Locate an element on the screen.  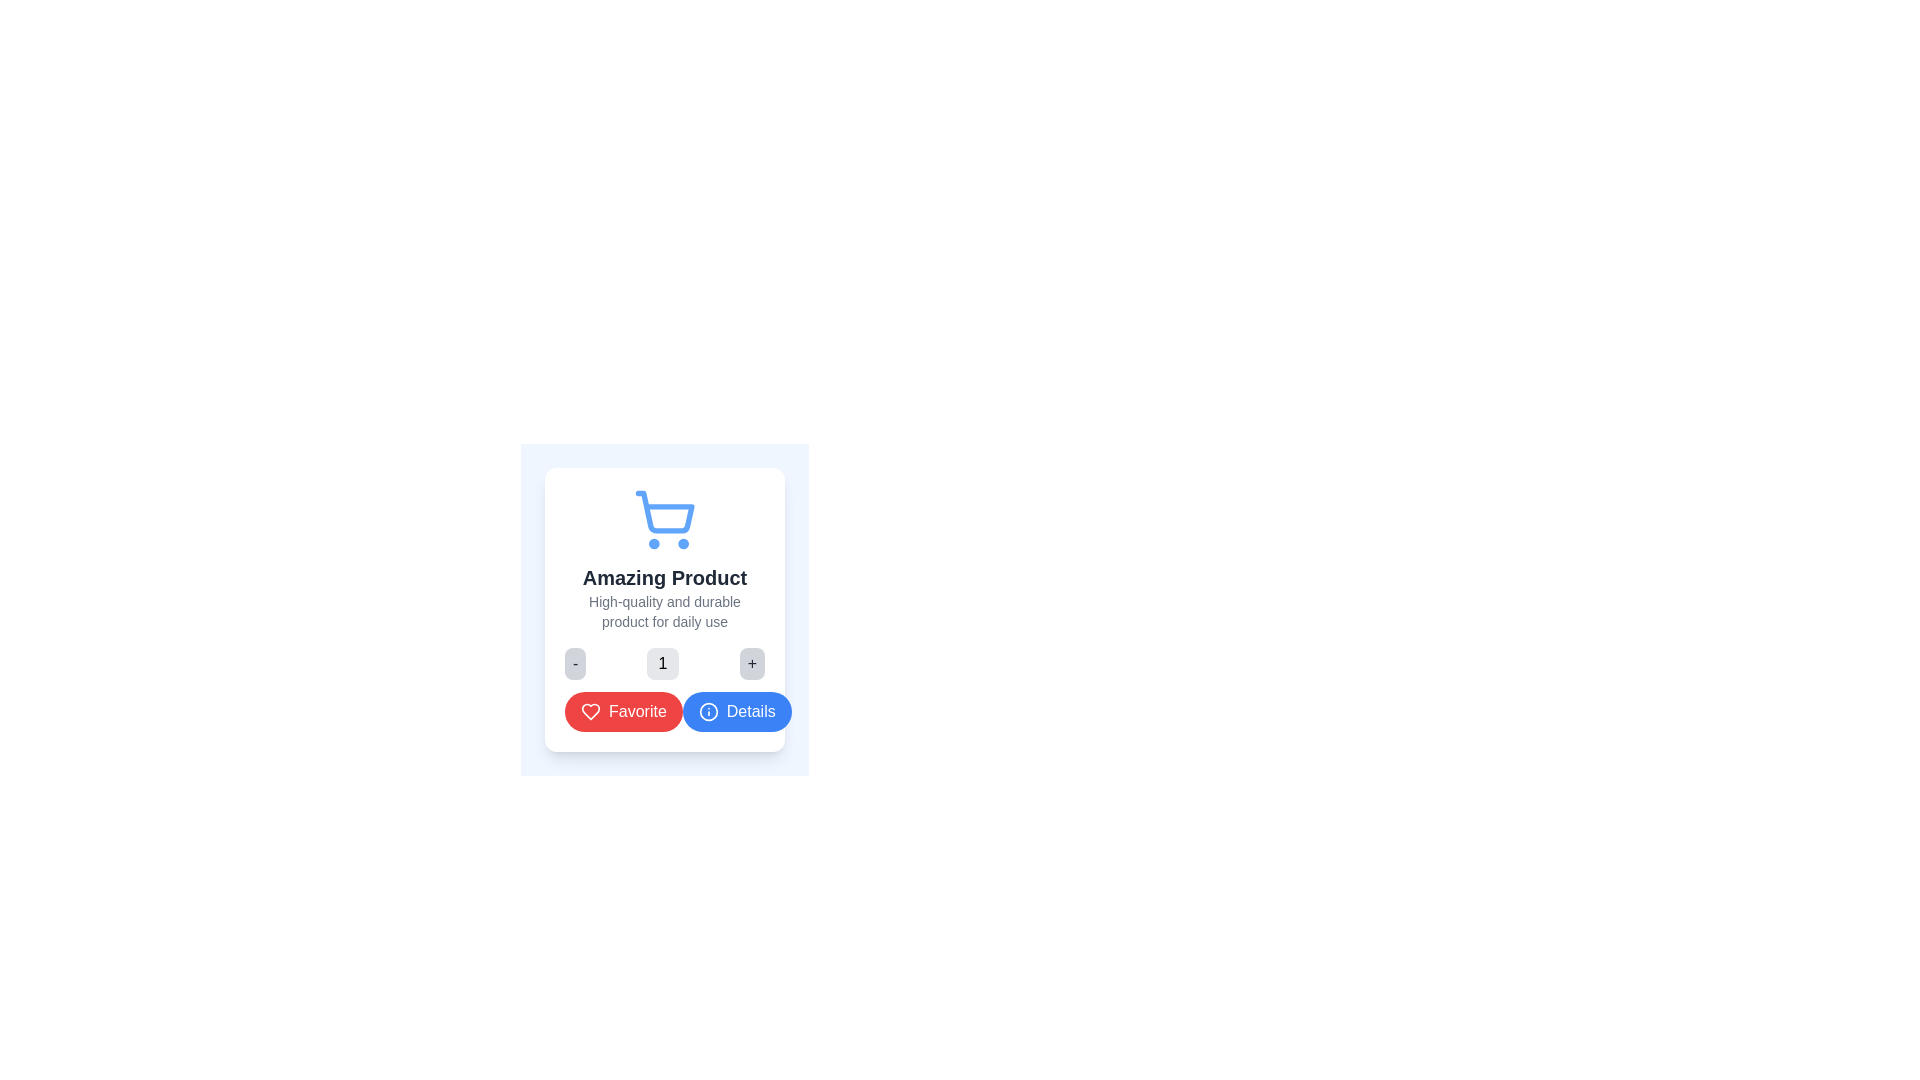
the product title text label located centrally below the shopping cart icon to use it as context for interacting with other elements is located at coordinates (664, 578).